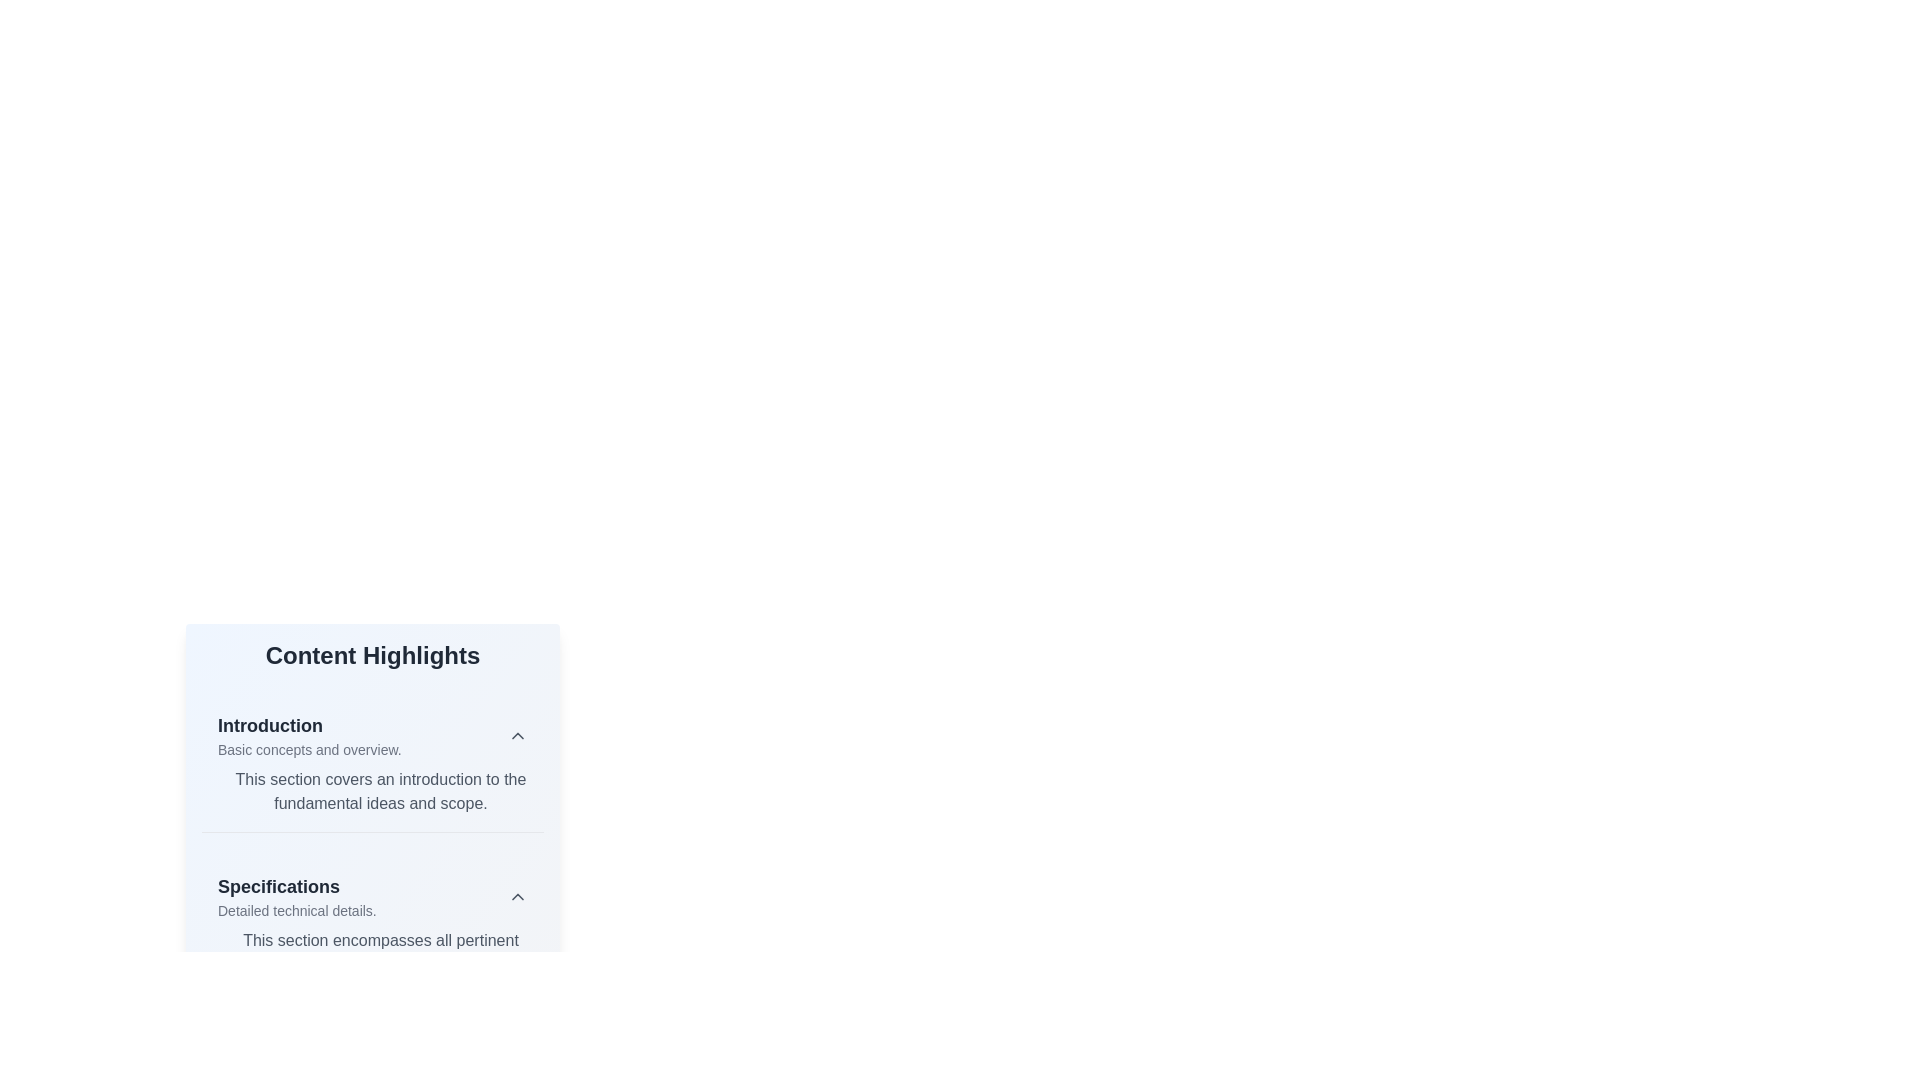 This screenshot has width=1920, height=1080. Describe the element at coordinates (296, 896) in the screenshot. I see `the informational header Text component that serves as a summary or introduction to the 'Specifications' content, located below the 'Introduction' section and aligned to the left` at that location.